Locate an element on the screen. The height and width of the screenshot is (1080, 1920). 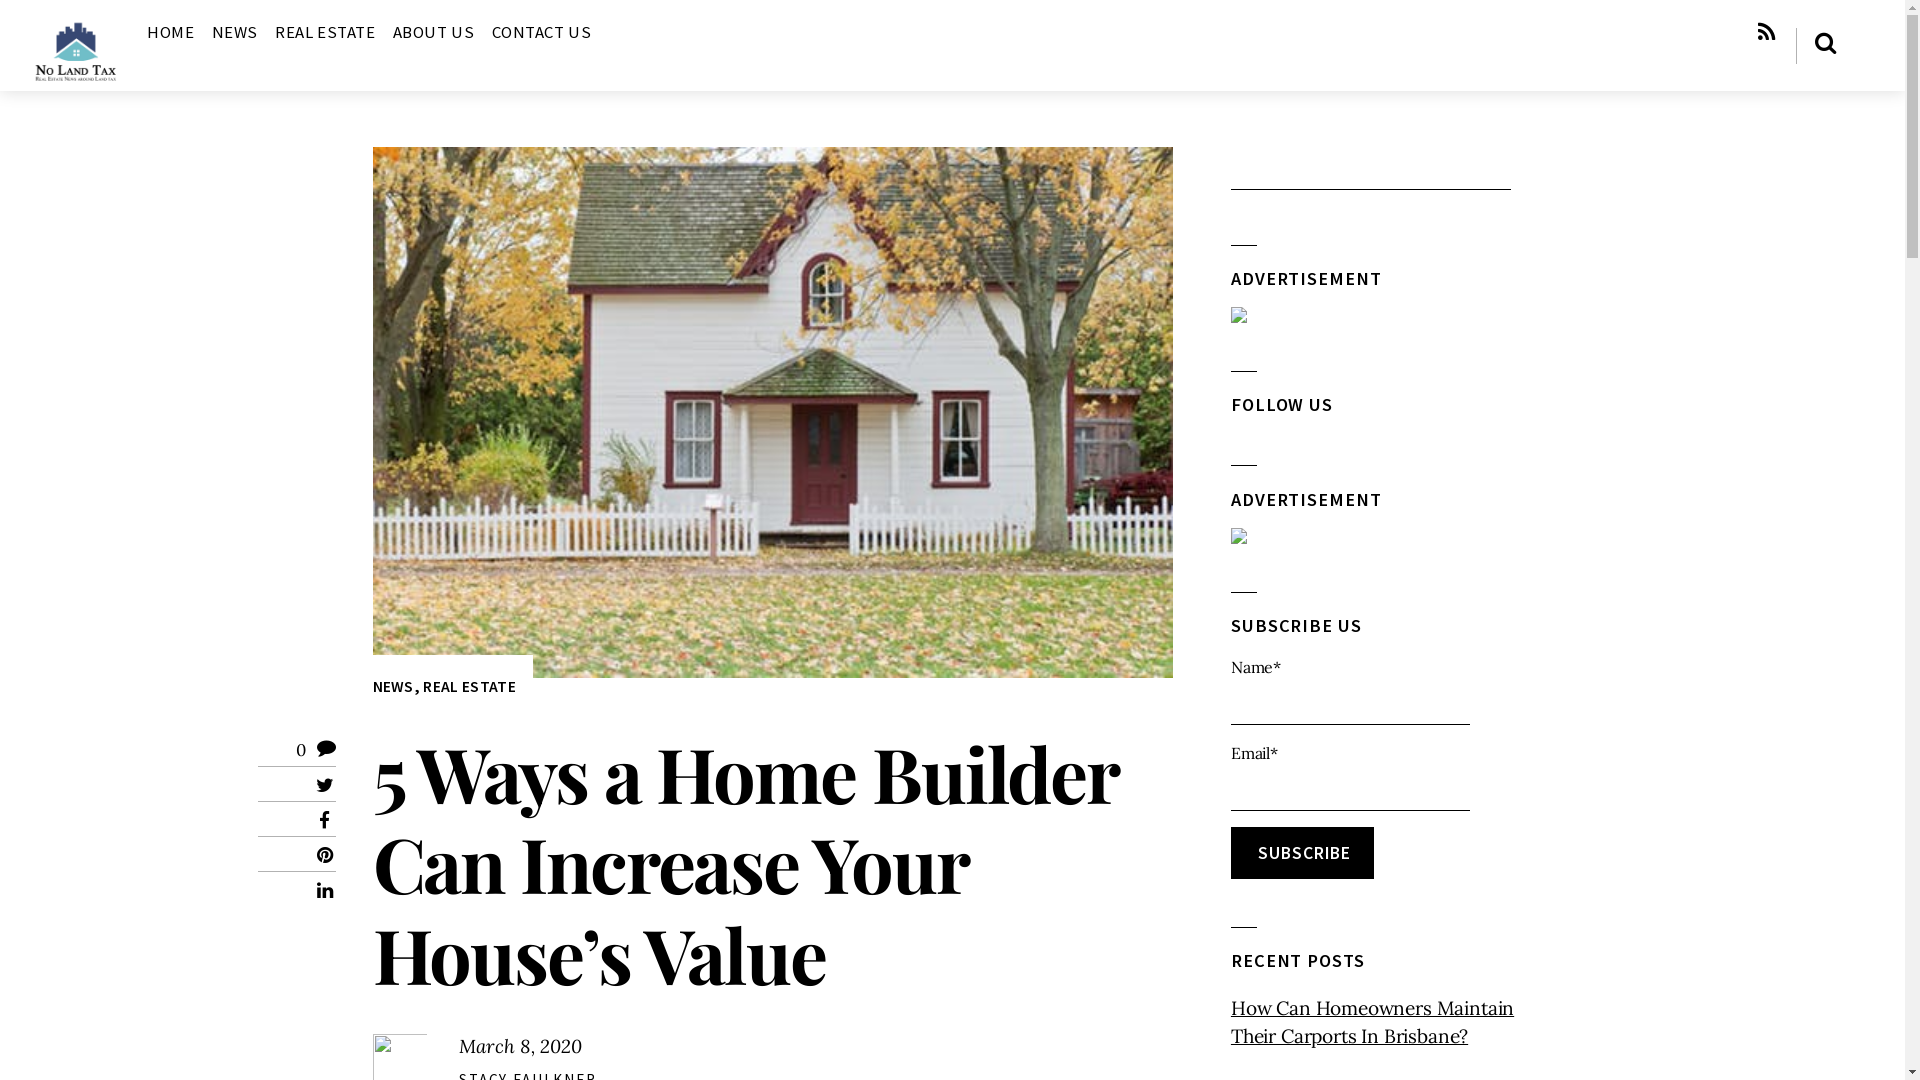
'REAL ESTATE' is located at coordinates (468, 685).